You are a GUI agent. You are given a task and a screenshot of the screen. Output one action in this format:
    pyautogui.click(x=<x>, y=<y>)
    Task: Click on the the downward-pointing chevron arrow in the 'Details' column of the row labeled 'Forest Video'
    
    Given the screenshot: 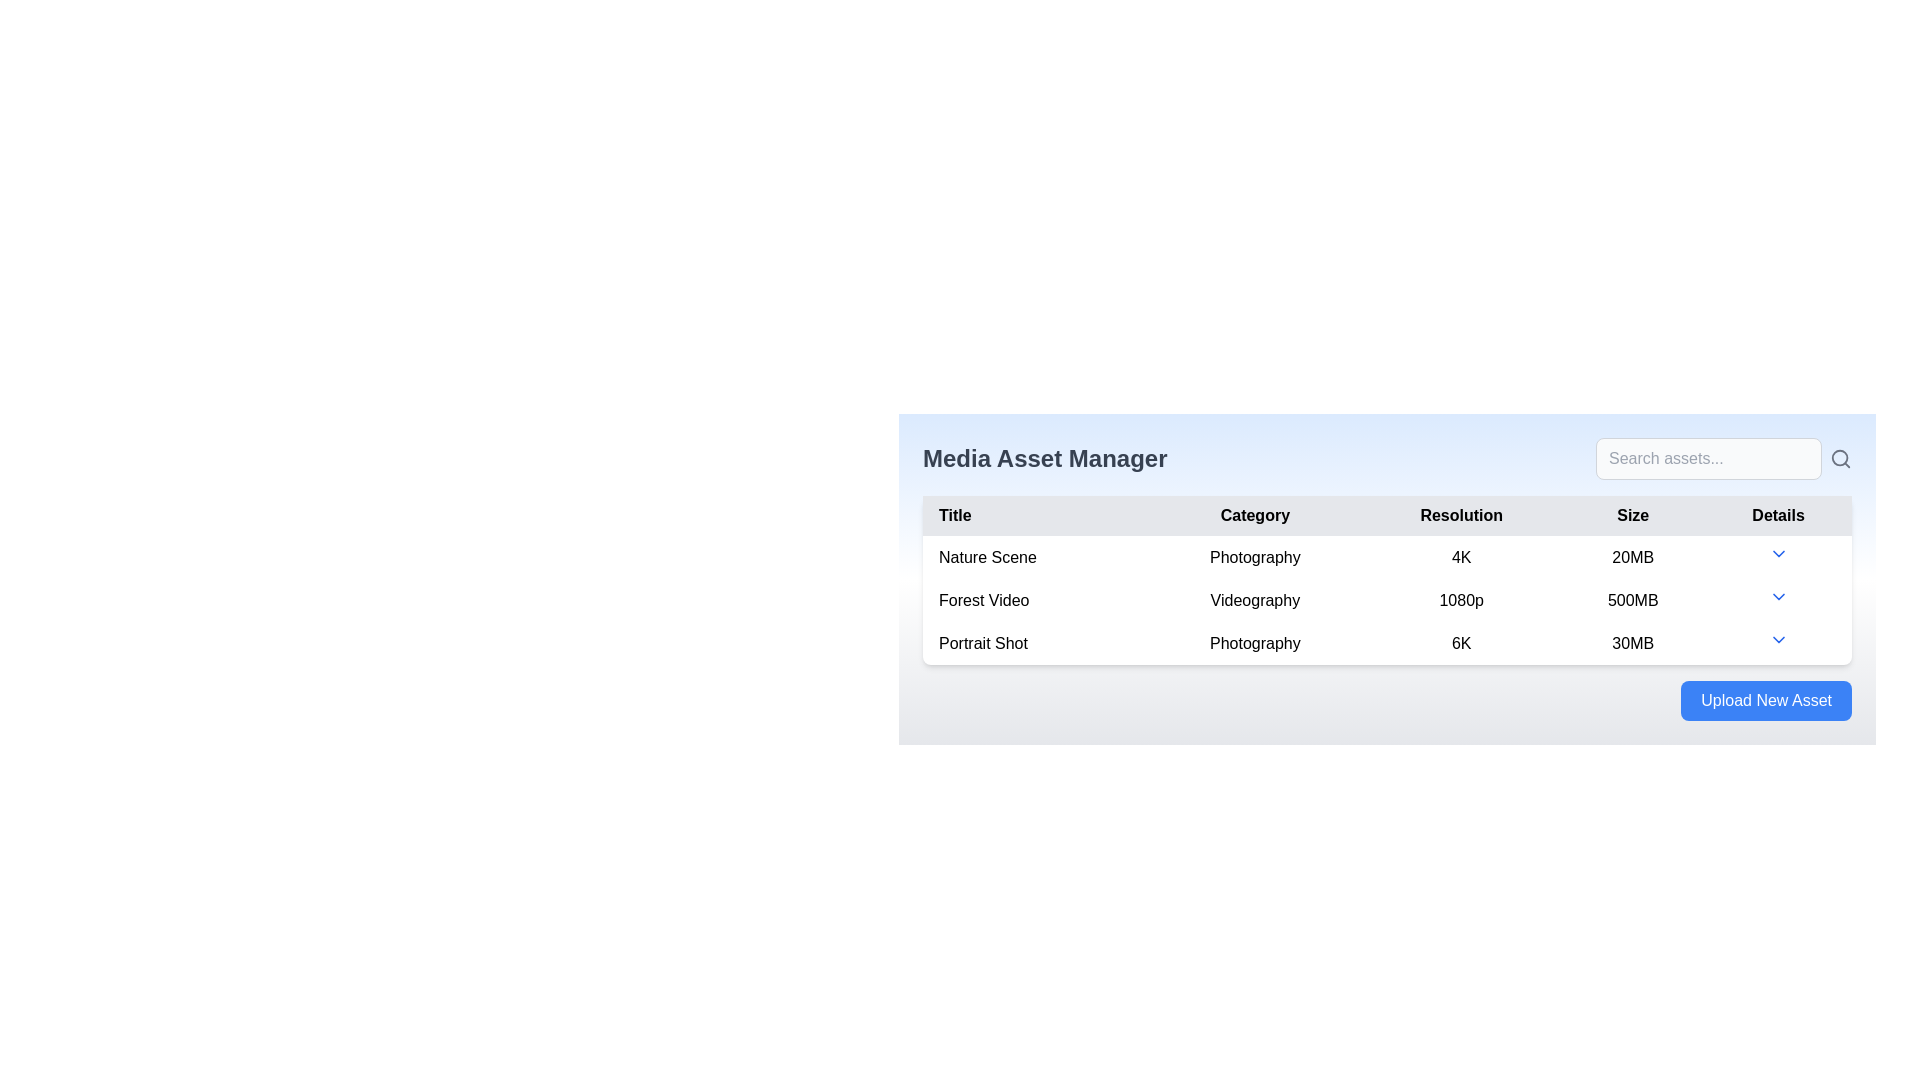 What is the action you would take?
    pyautogui.click(x=1778, y=599)
    